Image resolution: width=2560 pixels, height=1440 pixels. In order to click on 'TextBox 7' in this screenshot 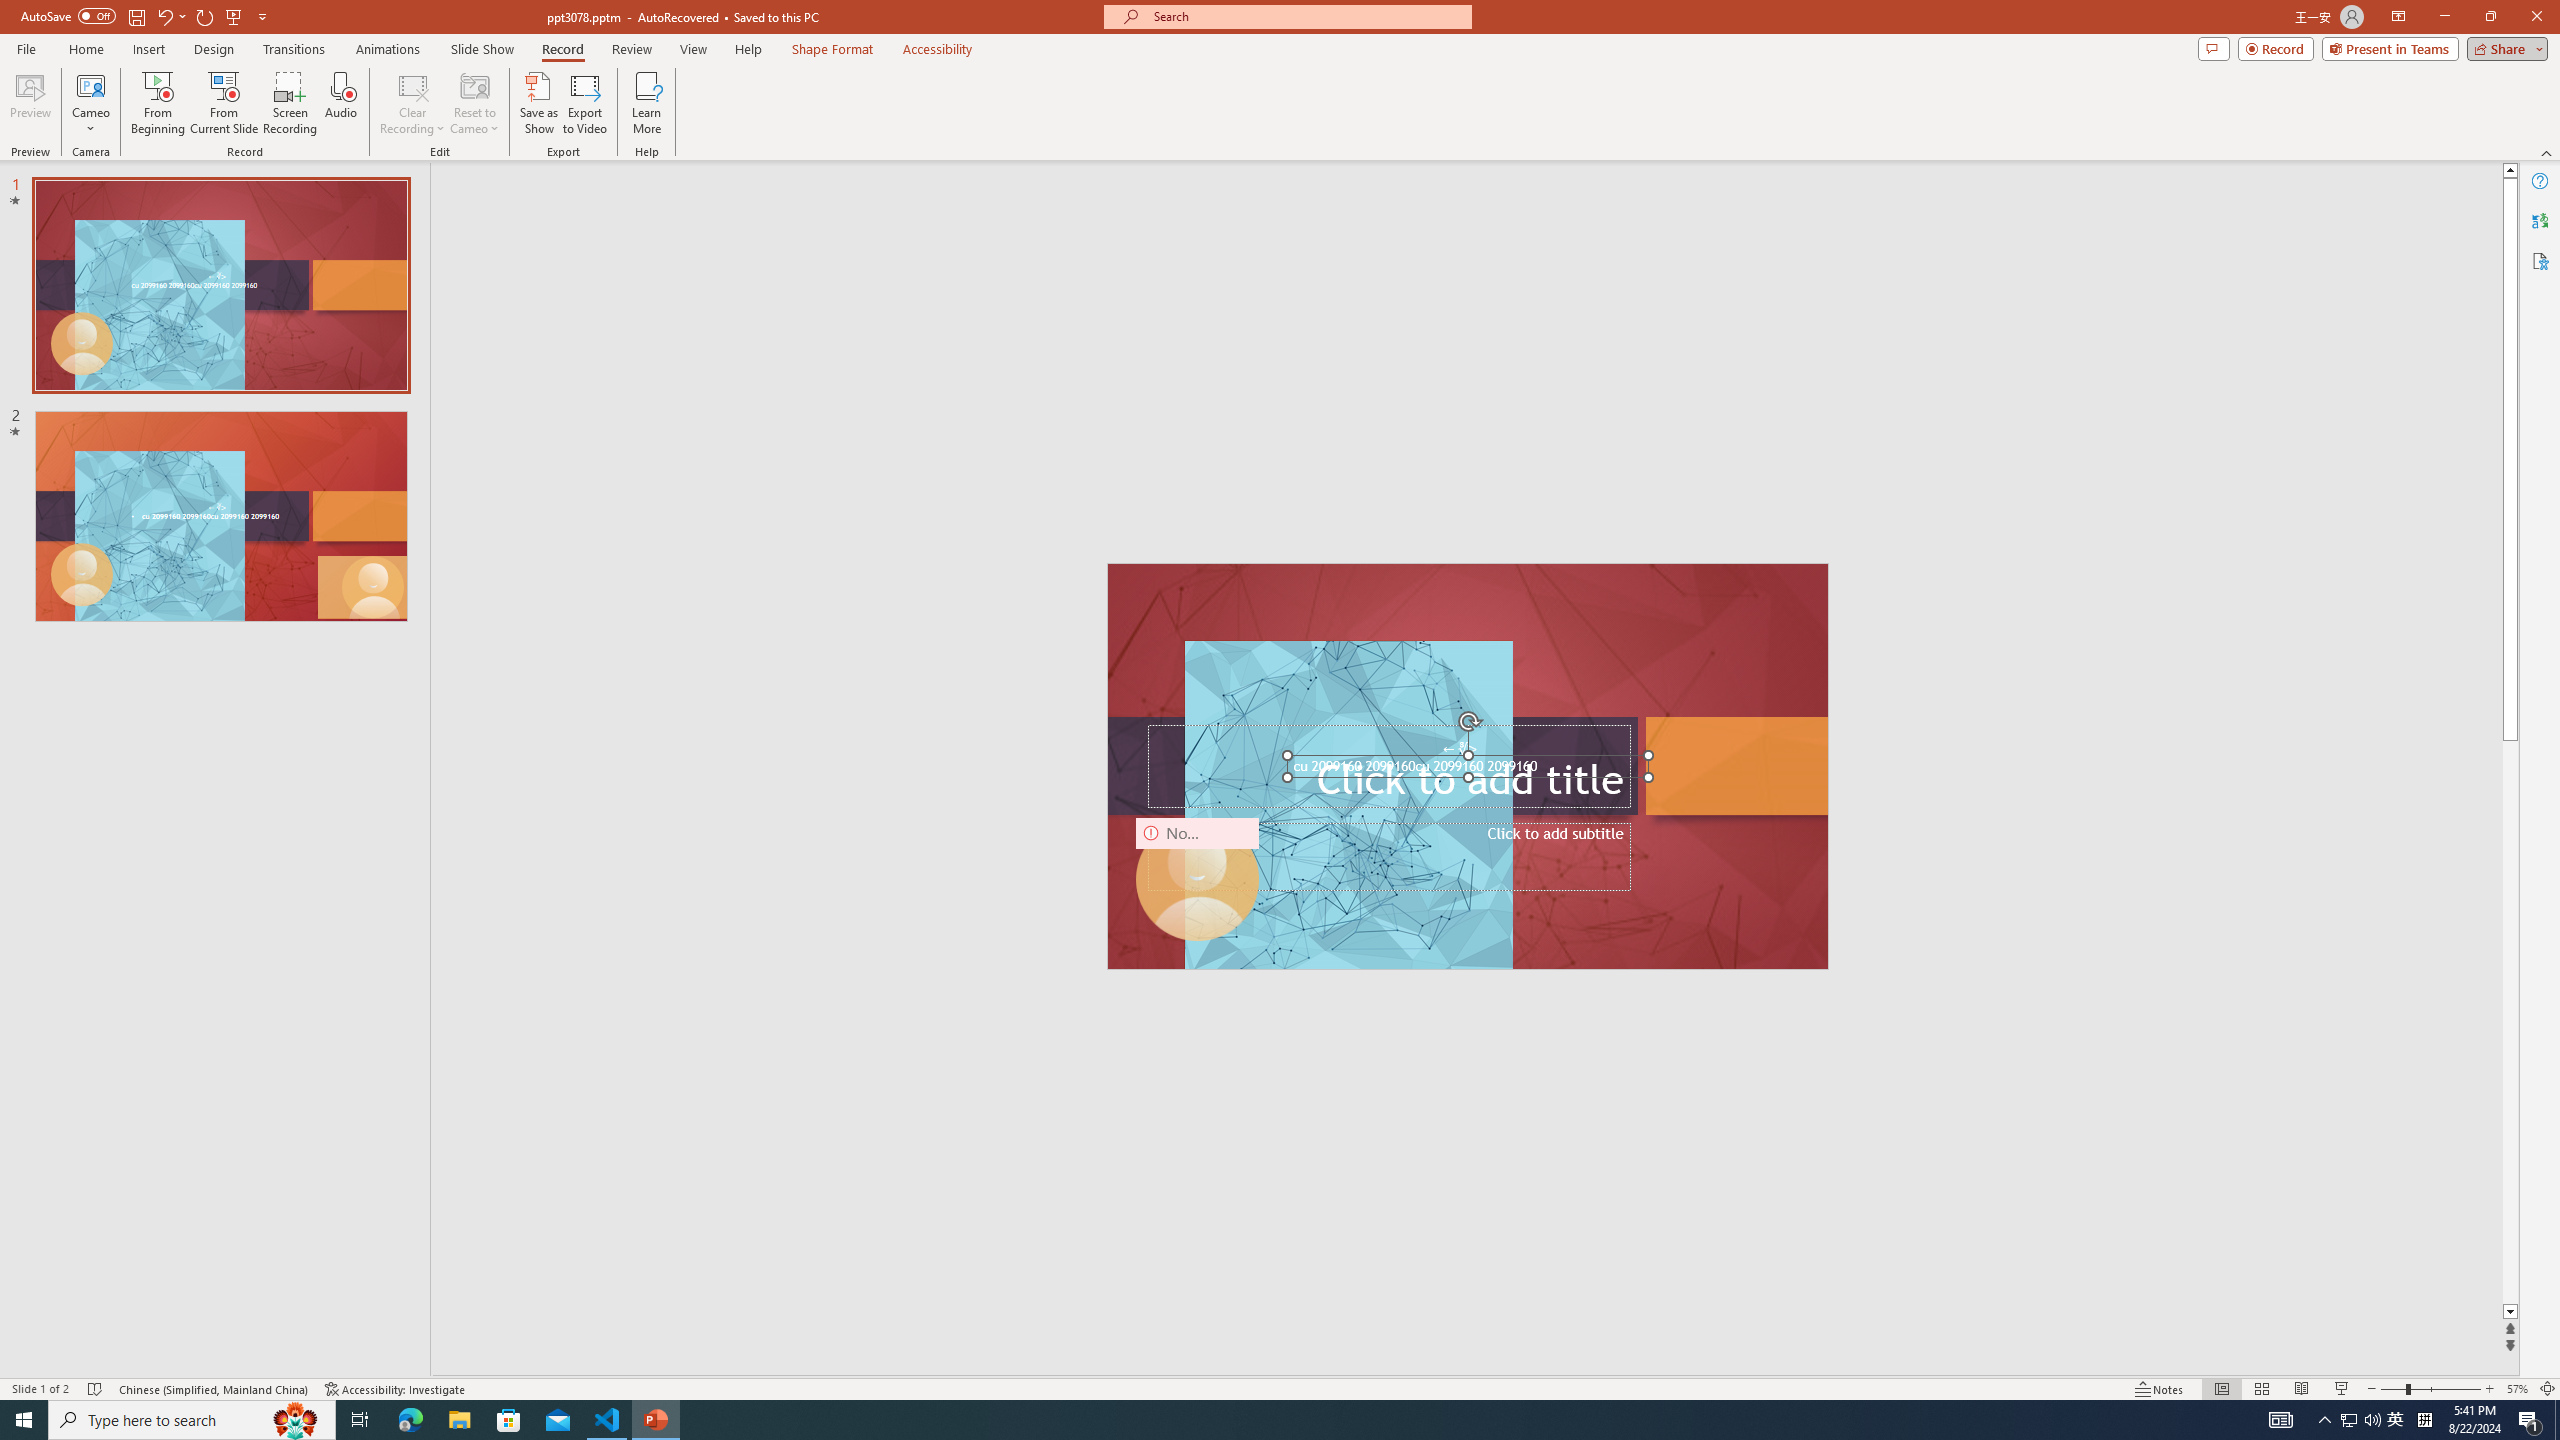, I will do `click(1459, 748)`.